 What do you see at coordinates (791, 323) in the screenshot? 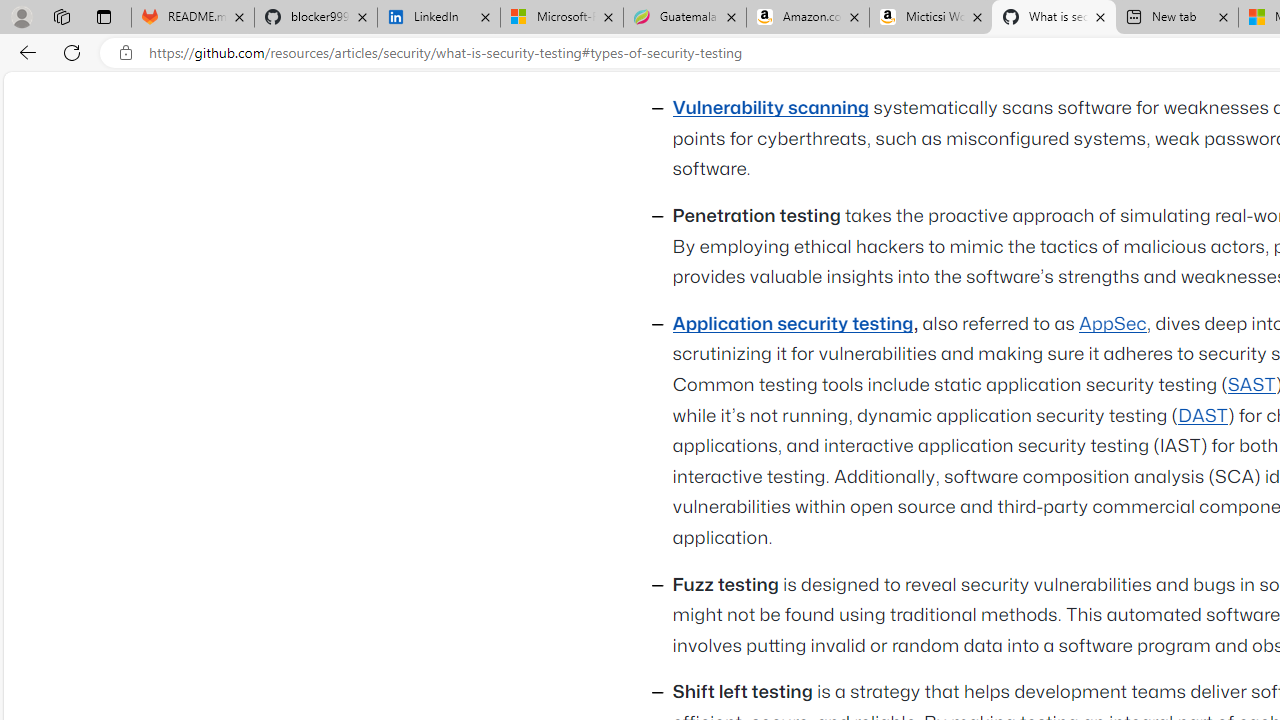
I see `'Application security testing'` at bounding box center [791, 323].